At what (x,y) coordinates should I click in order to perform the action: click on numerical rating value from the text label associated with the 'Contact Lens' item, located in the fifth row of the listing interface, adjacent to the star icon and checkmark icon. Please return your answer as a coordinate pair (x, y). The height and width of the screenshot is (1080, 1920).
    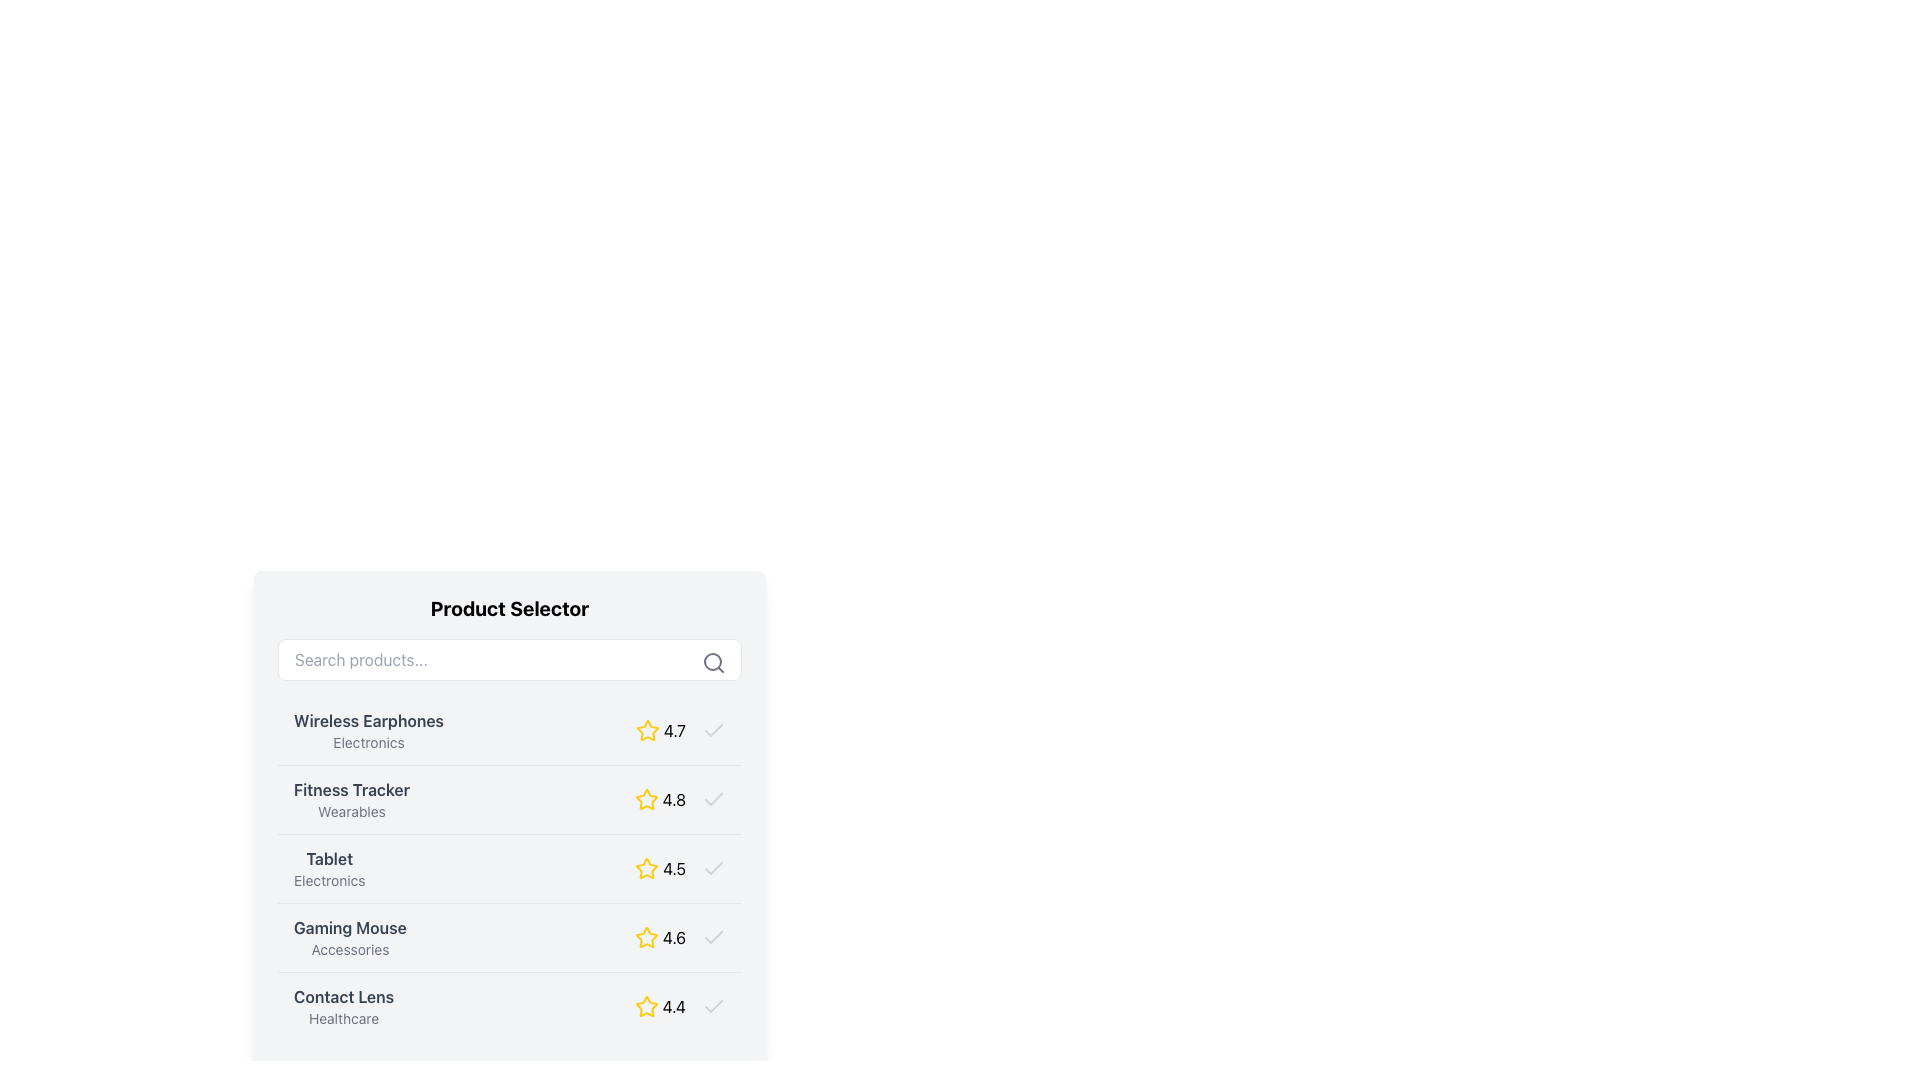
    Looking at the image, I should click on (674, 1006).